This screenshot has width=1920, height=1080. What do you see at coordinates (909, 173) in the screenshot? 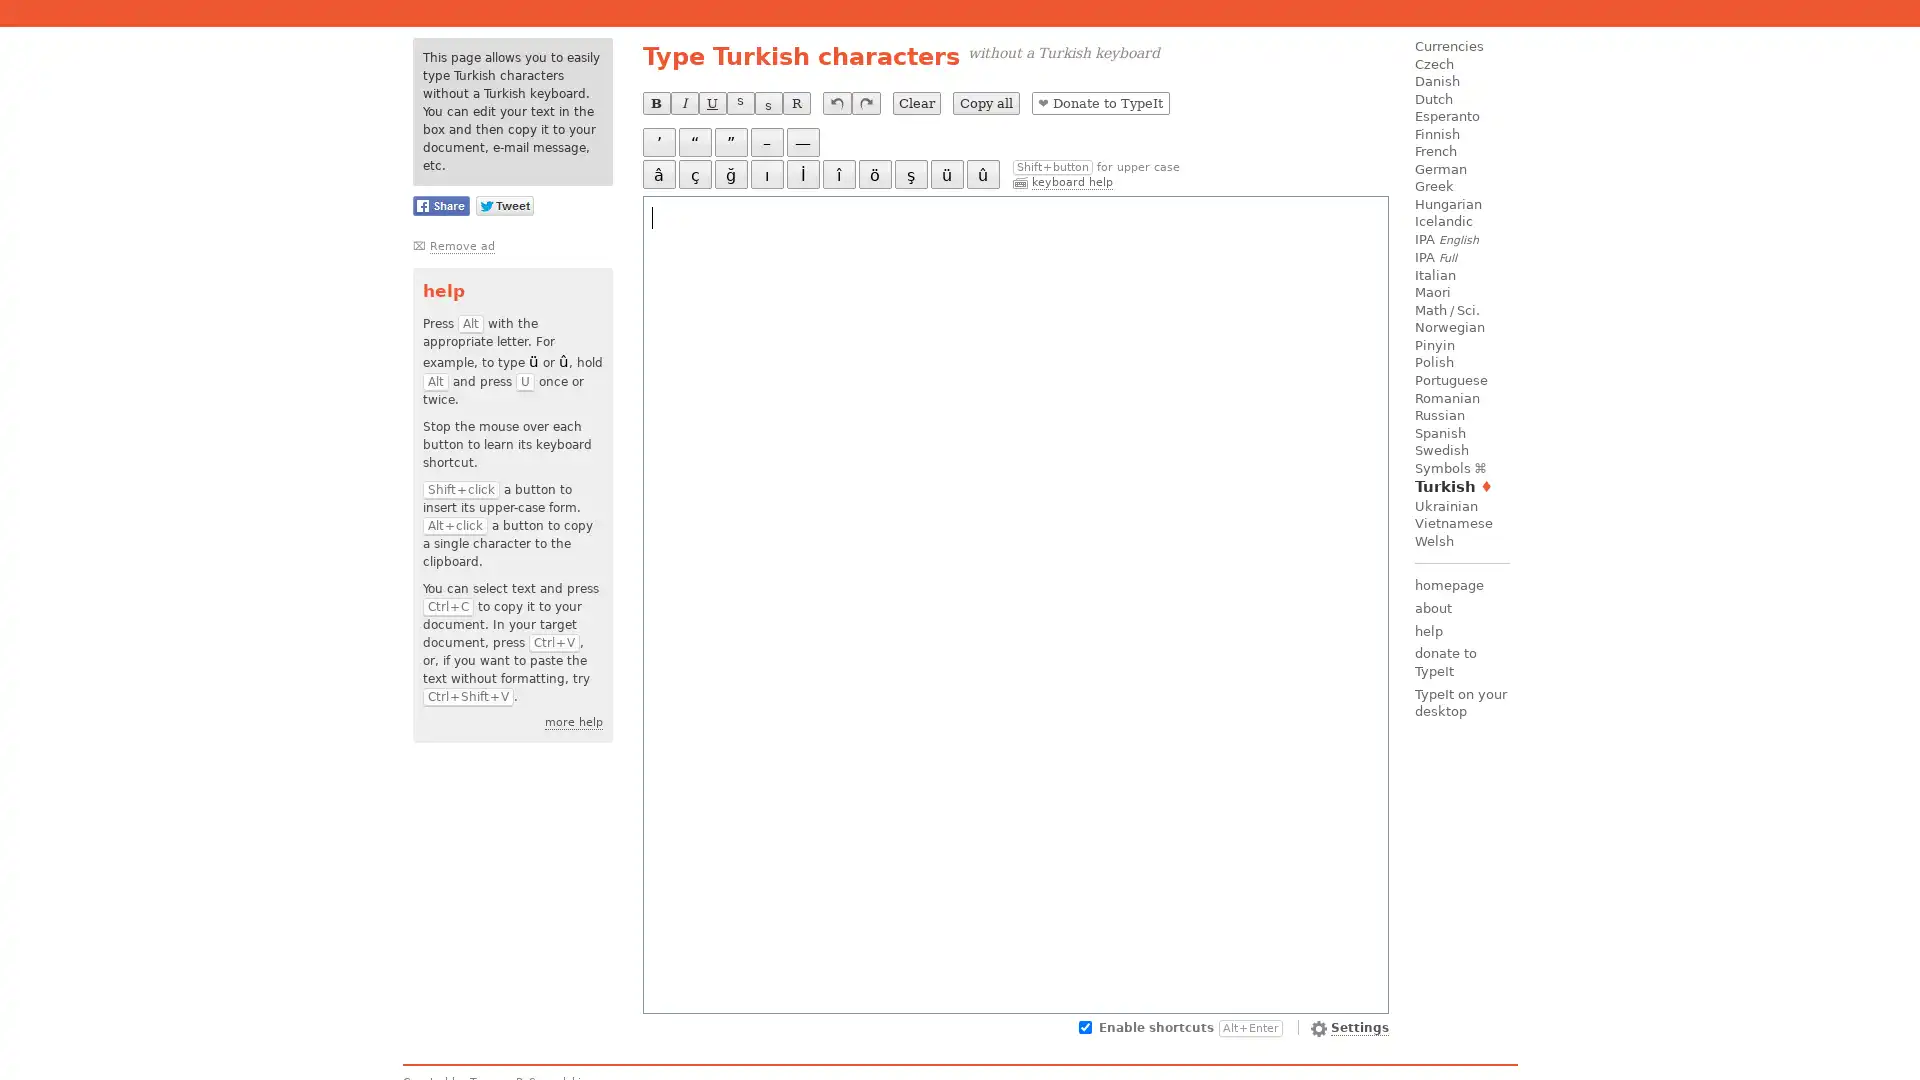
I see `s` at bounding box center [909, 173].